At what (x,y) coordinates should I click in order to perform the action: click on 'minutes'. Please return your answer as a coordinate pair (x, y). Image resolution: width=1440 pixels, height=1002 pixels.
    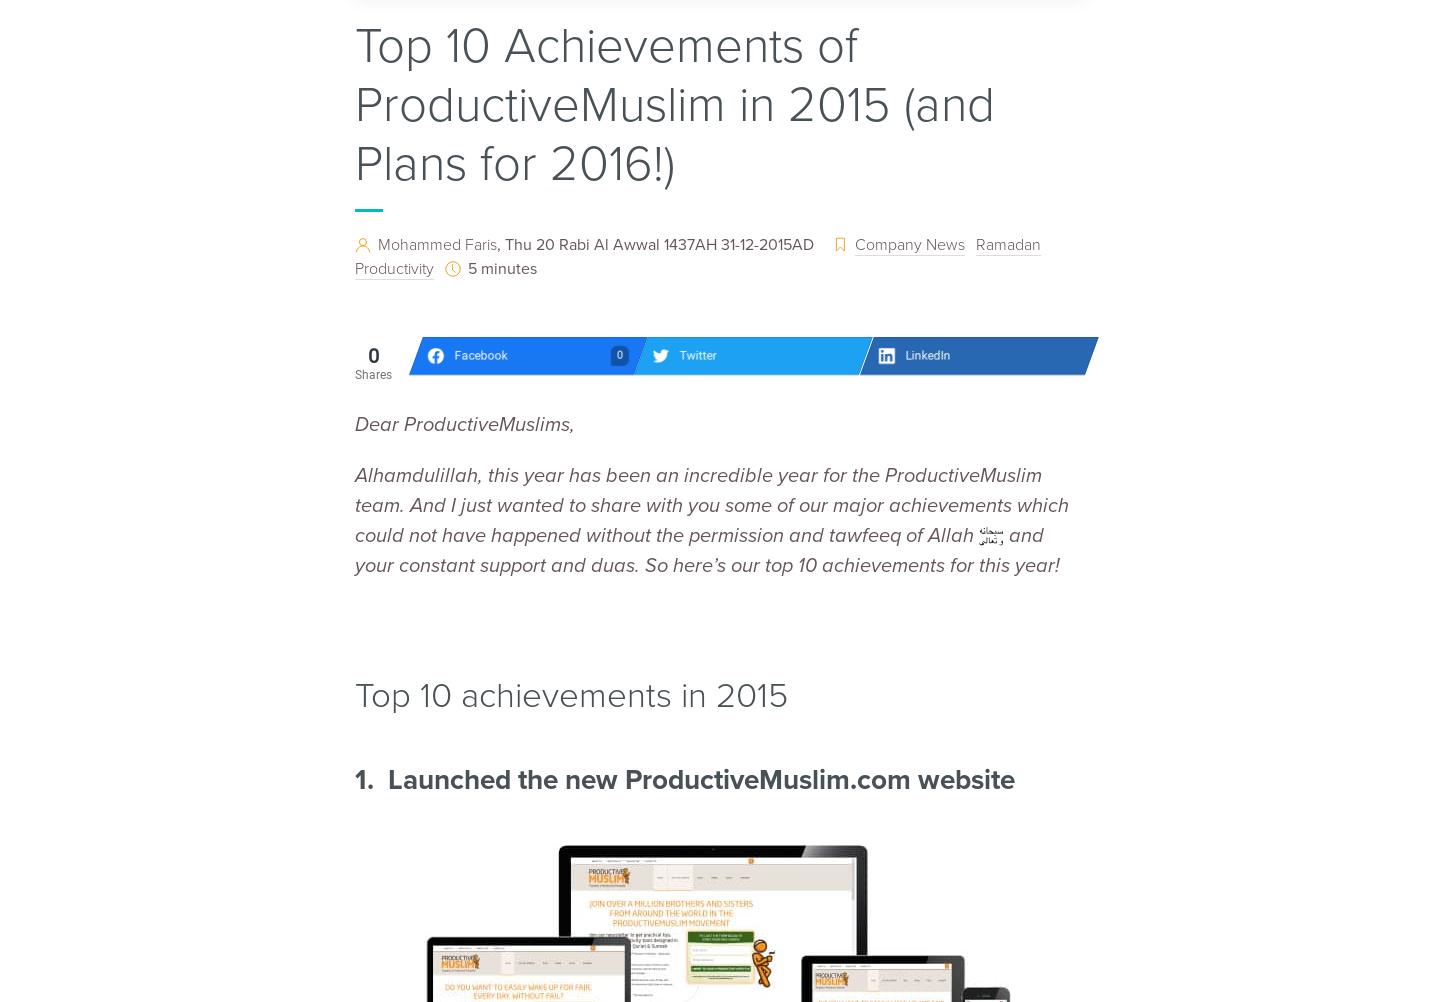
    Looking at the image, I should click on (508, 267).